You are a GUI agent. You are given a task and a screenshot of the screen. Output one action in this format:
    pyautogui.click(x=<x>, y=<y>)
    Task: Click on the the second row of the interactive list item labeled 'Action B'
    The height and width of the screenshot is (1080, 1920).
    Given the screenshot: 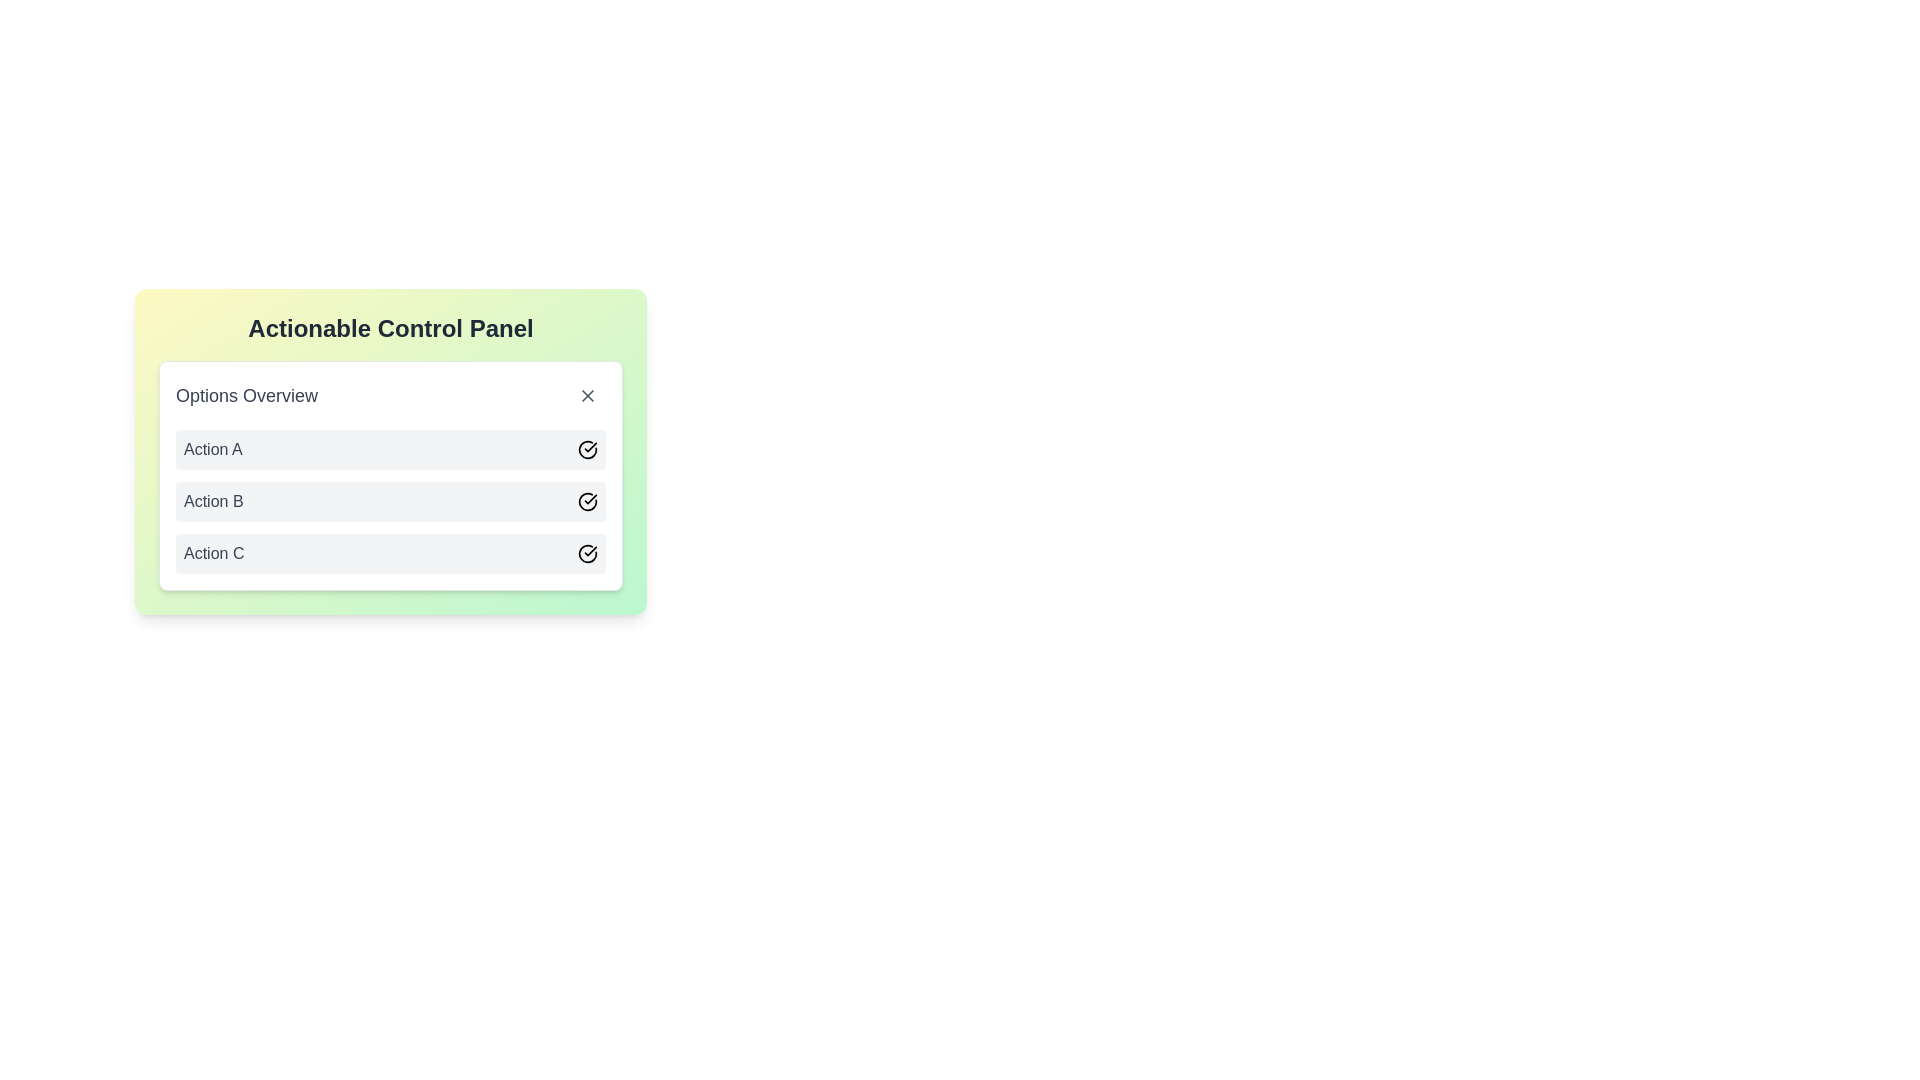 What is the action you would take?
    pyautogui.click(x=390, y=500)
    